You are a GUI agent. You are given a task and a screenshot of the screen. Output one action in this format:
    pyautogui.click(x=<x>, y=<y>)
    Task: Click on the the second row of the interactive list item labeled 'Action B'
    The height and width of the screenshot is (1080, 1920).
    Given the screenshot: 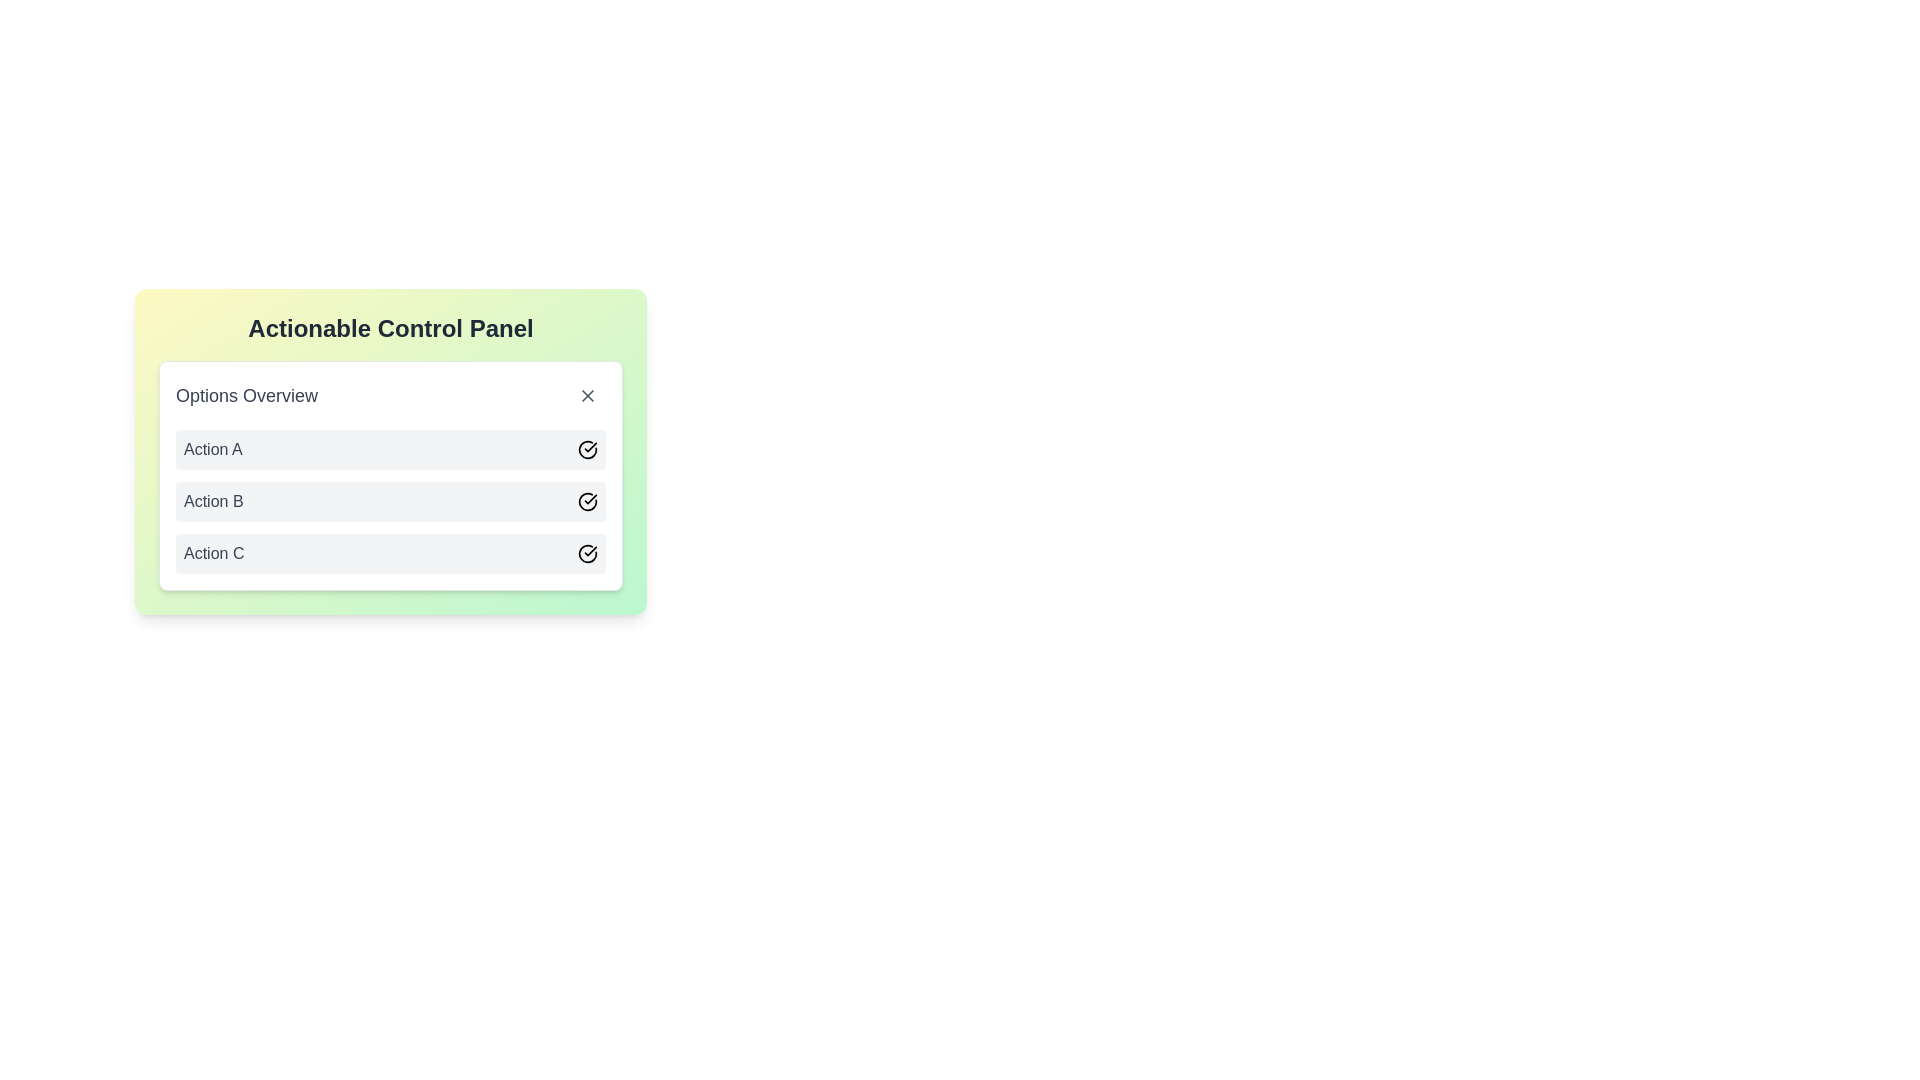 What is the action you would take?
    pyautogui.click(x=390, y=500)
    